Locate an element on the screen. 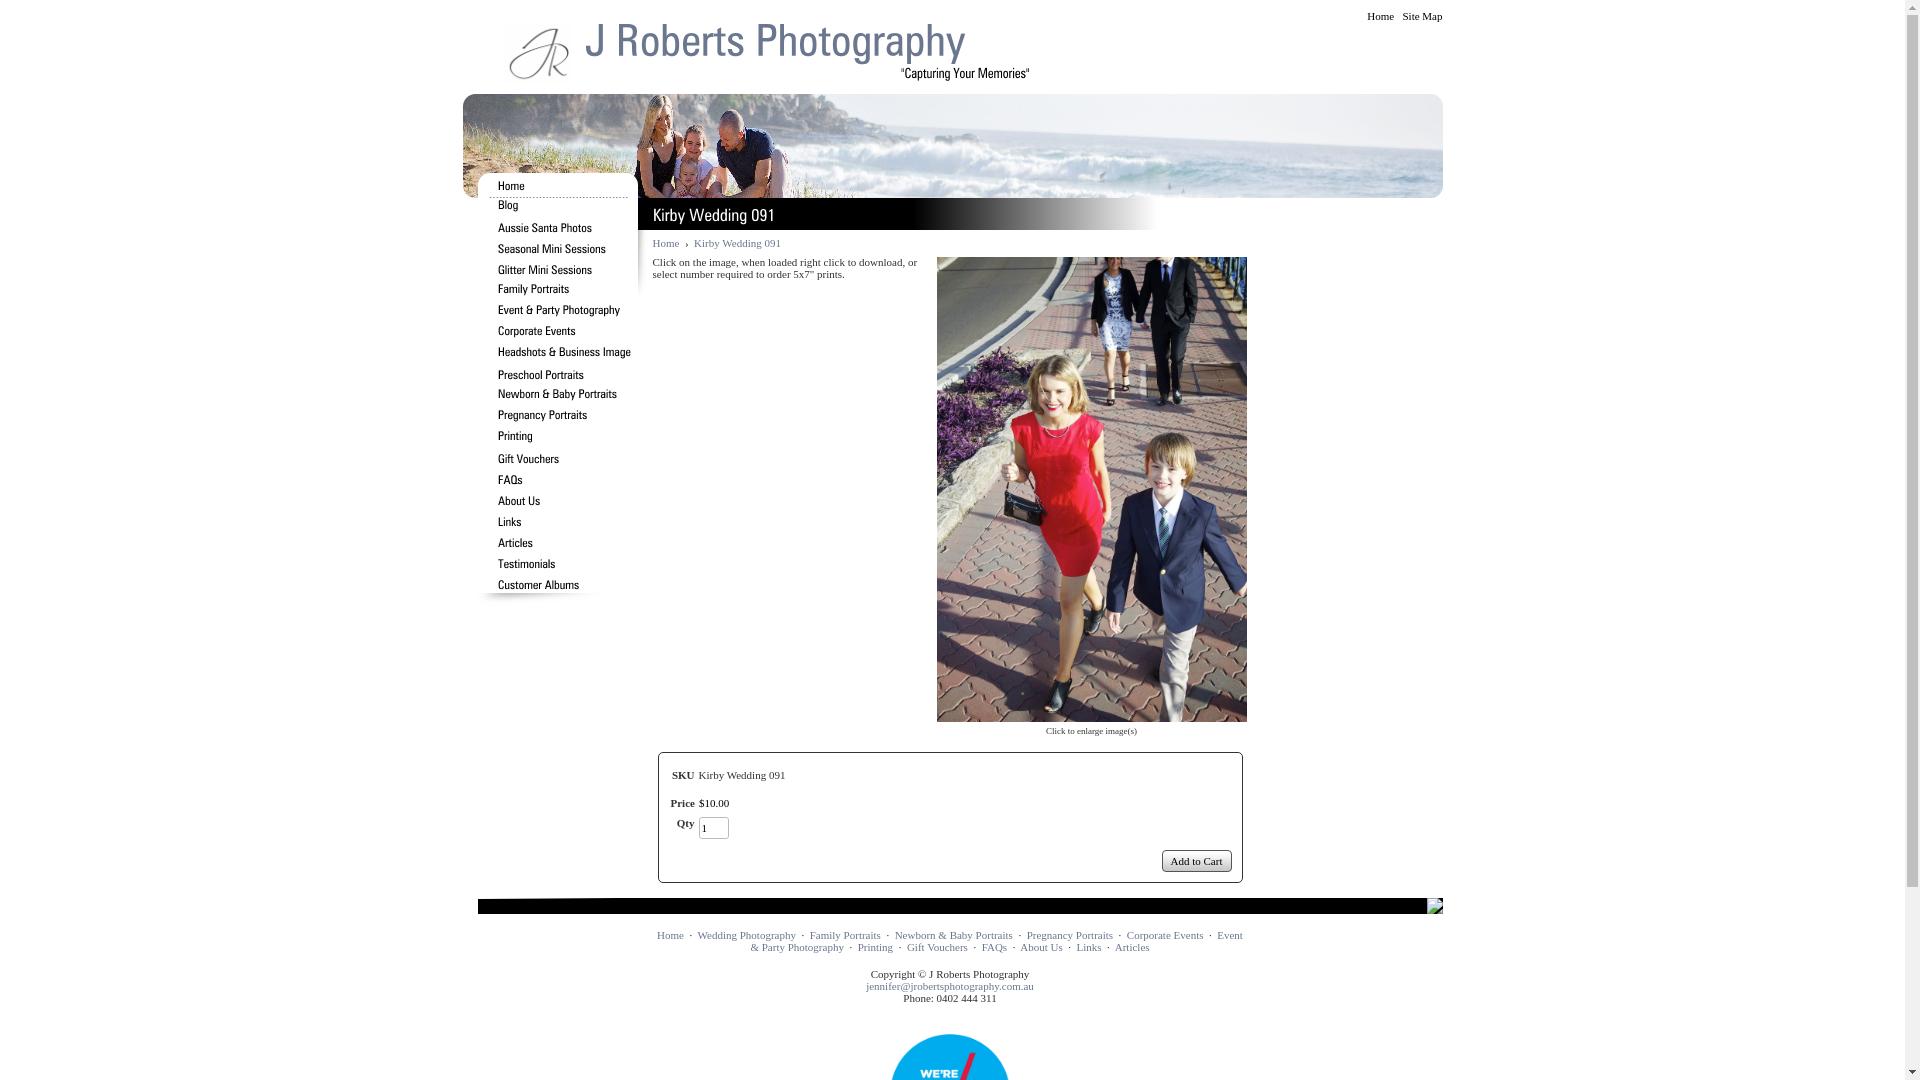  'Event & Party Photography' is located at coordinates (996, 941).